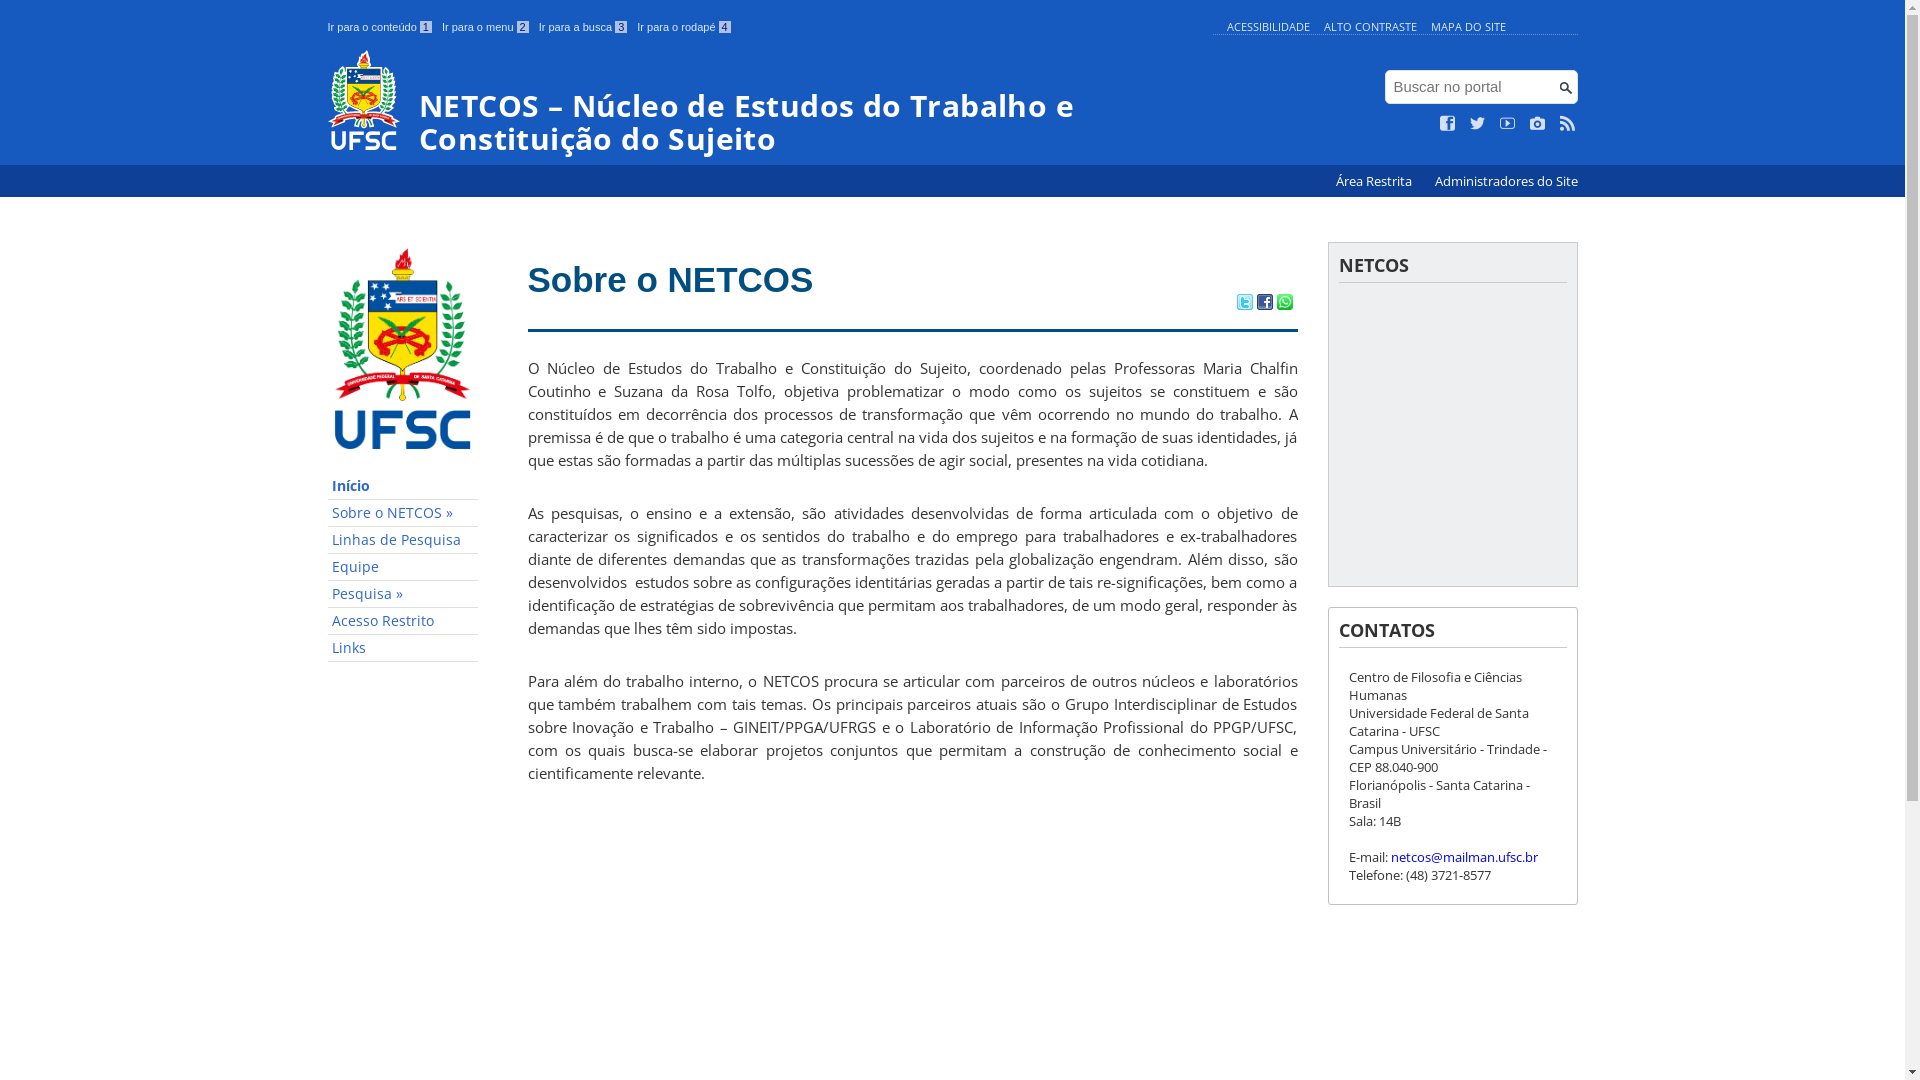  I want to click on 'Sobre o NETCOS', so click(671, 279).